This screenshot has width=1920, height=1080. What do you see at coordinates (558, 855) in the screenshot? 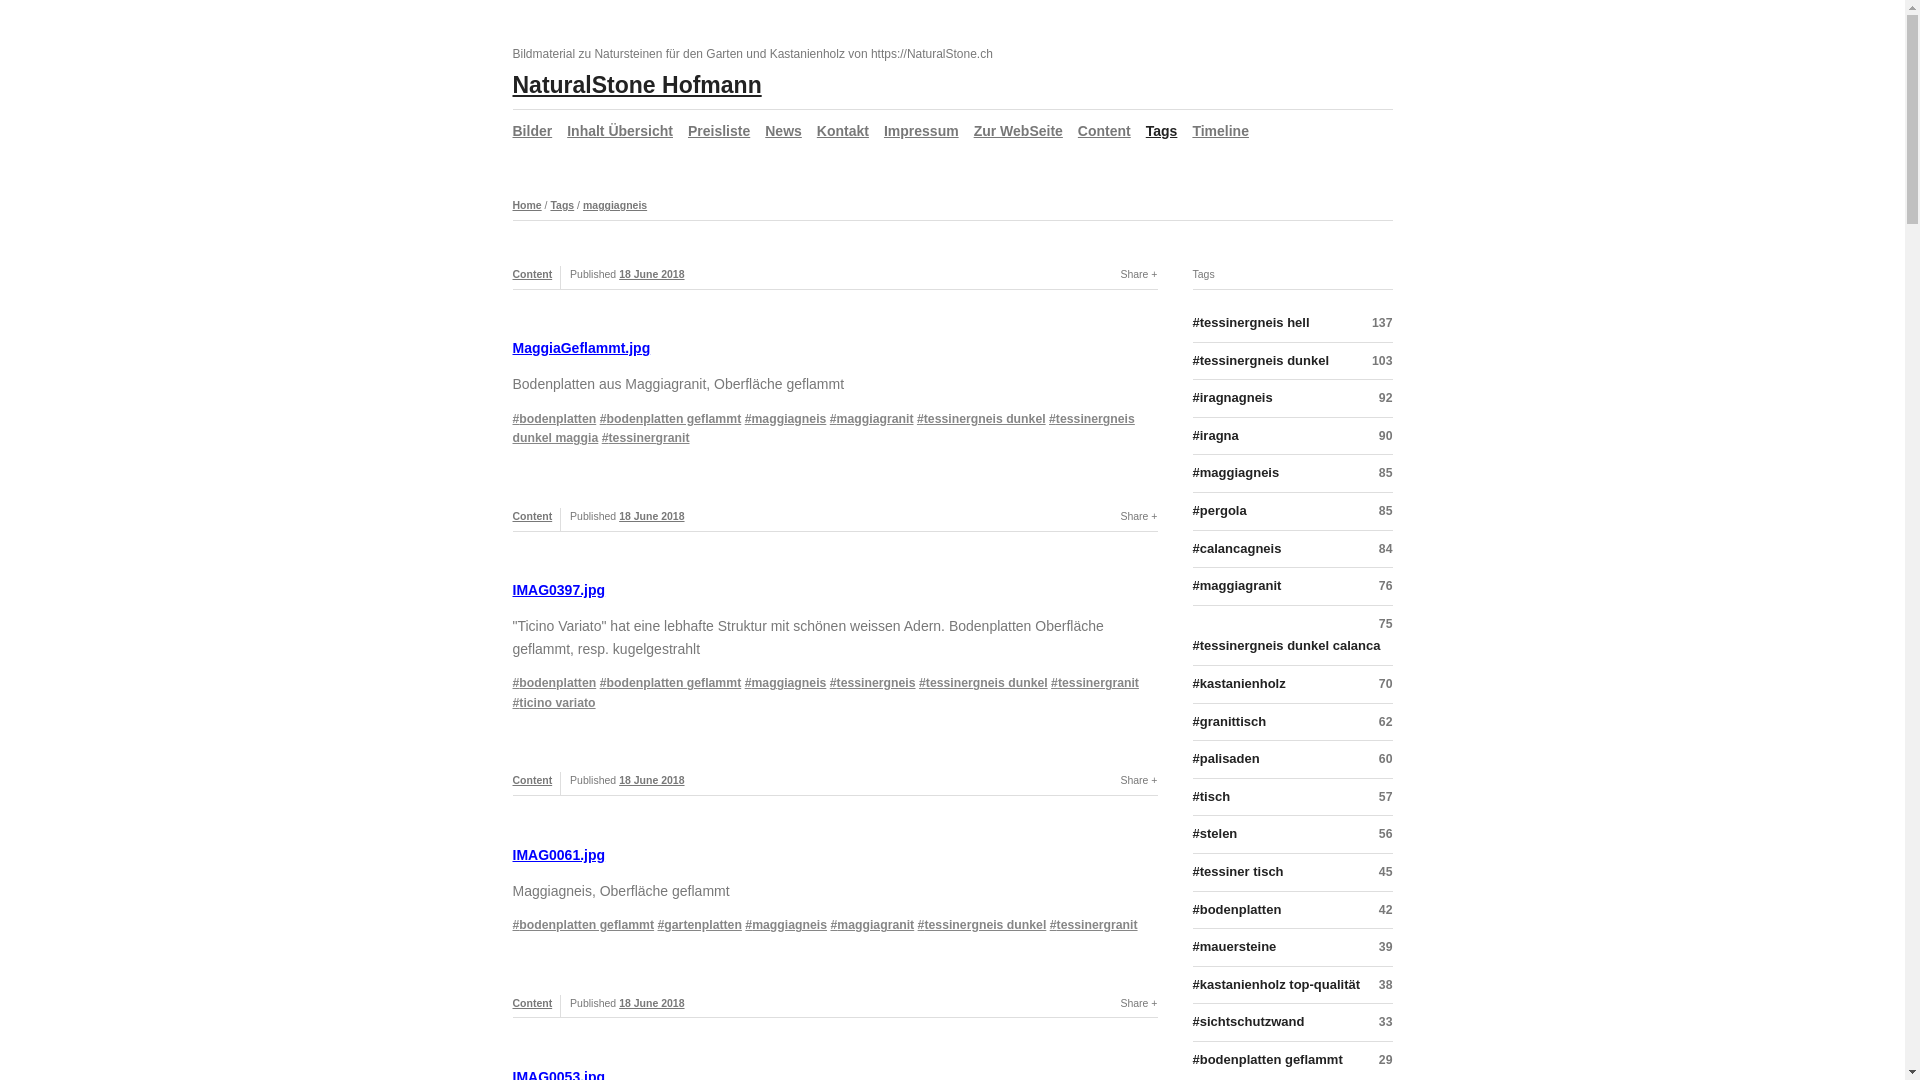
I see `'IMAG0061.jpg'` at bounding box center [558, 855].